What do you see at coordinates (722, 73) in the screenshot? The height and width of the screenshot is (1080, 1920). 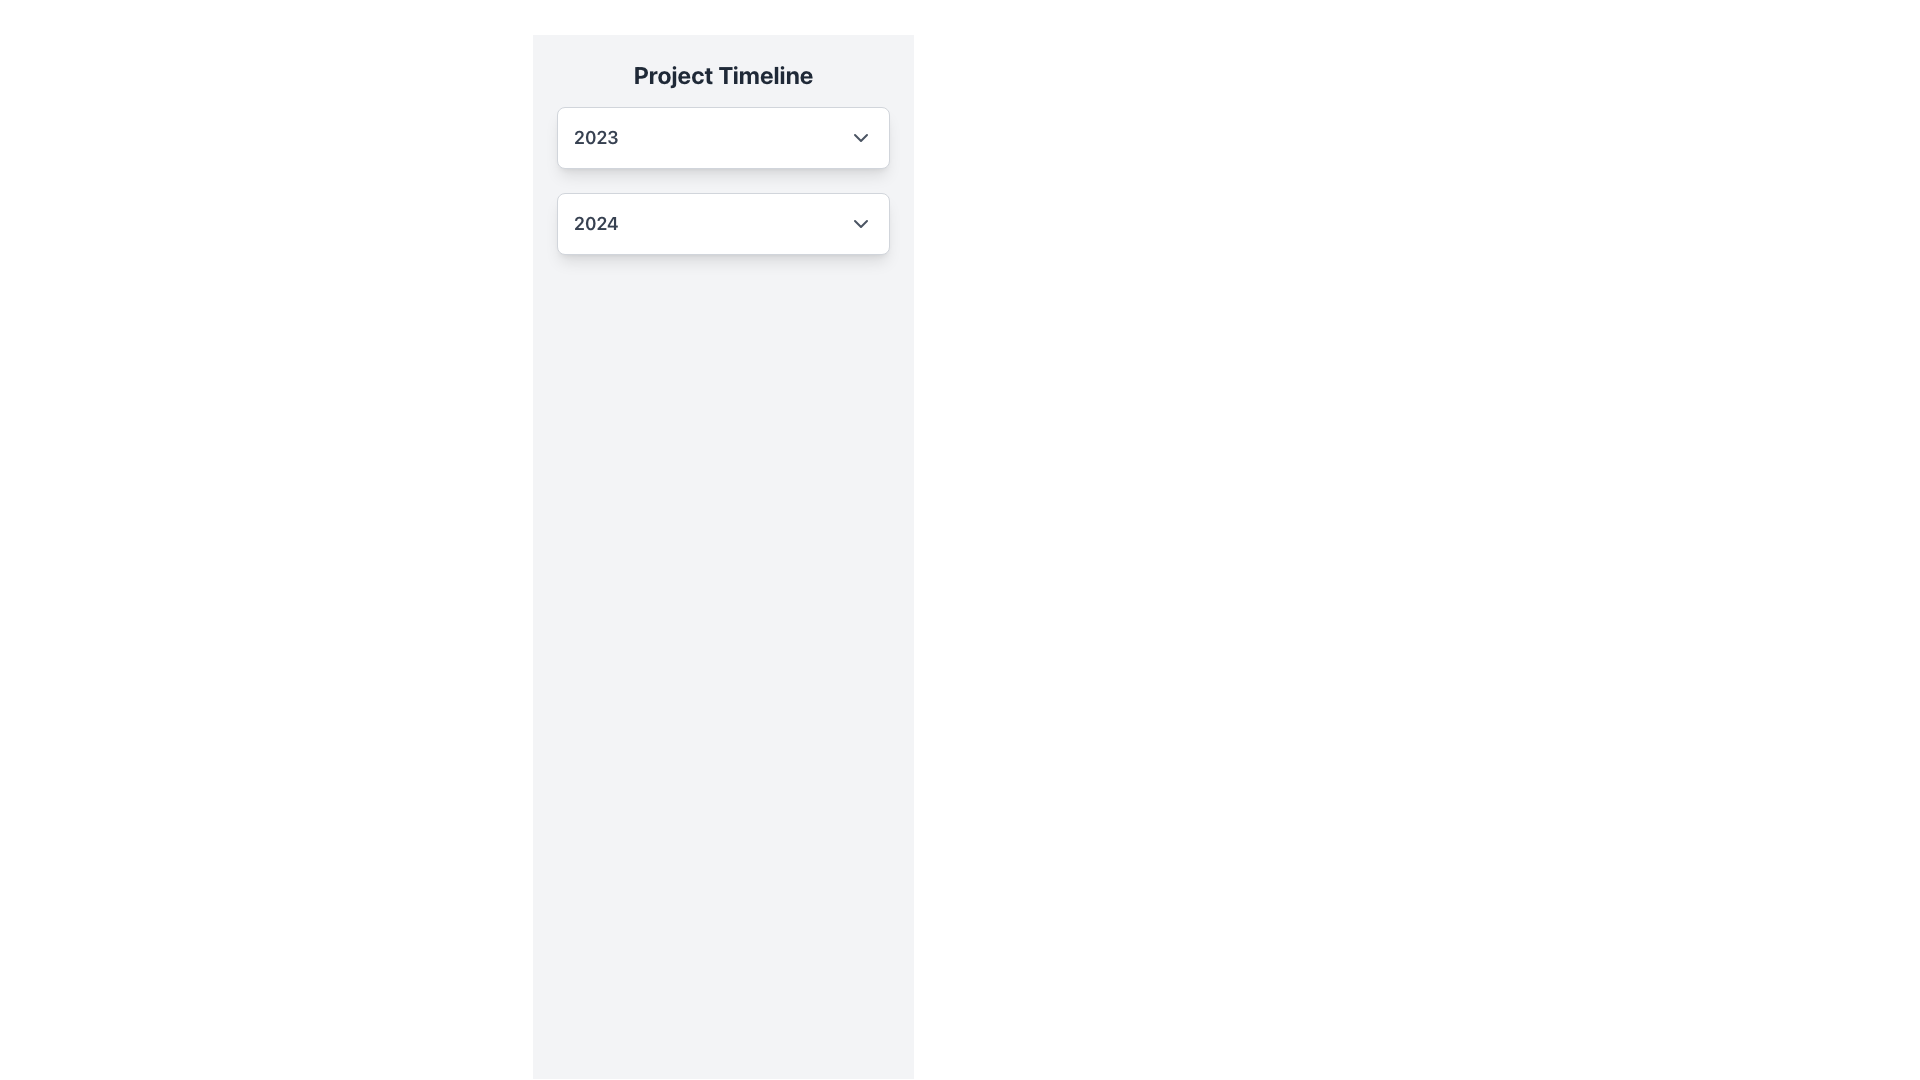 I see `the 'Project Timeline' text label, which is styled with a bold, large font in dark gray color and centered within a light gray background` at bounding box center [722, 73].